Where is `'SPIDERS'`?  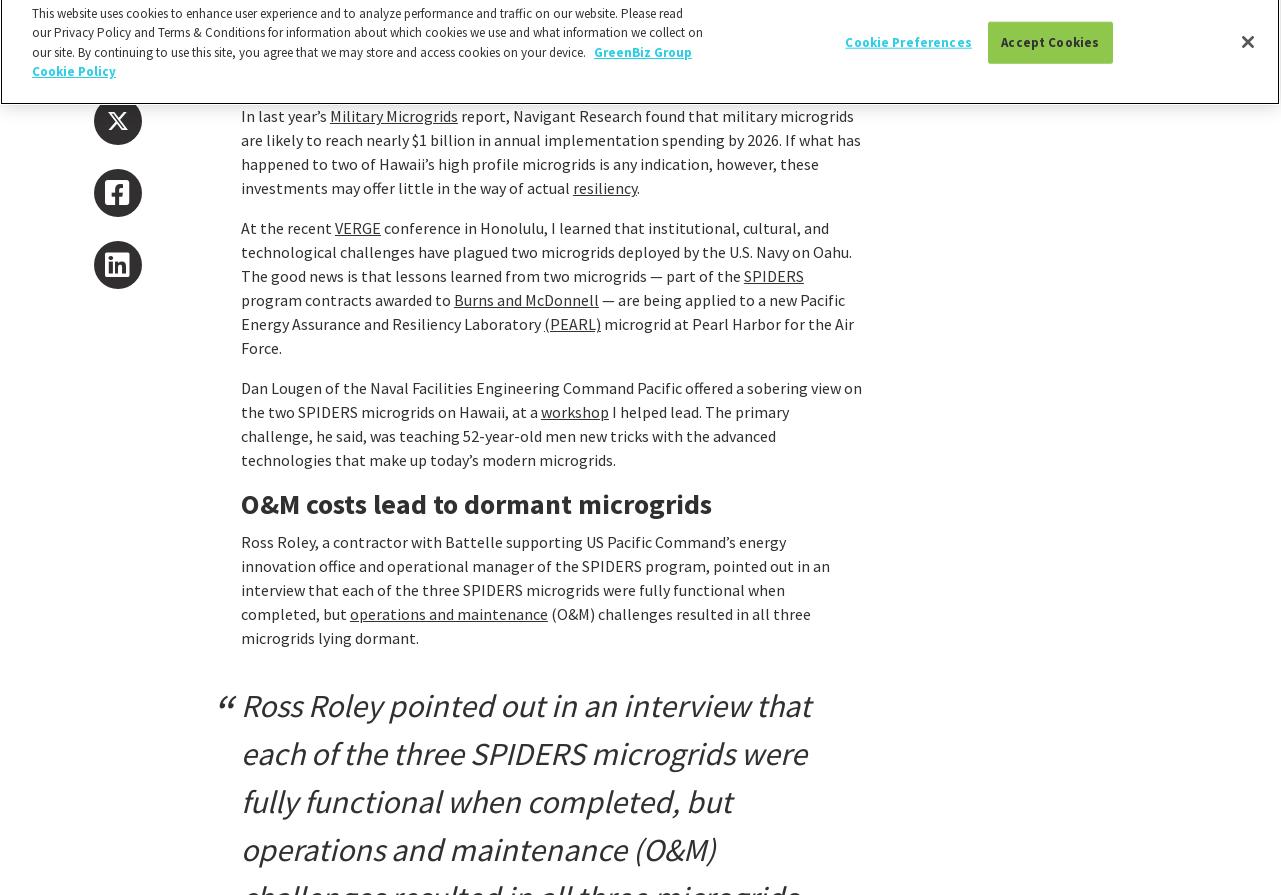 'SPIDERS' is located at coordinates (772, 276).